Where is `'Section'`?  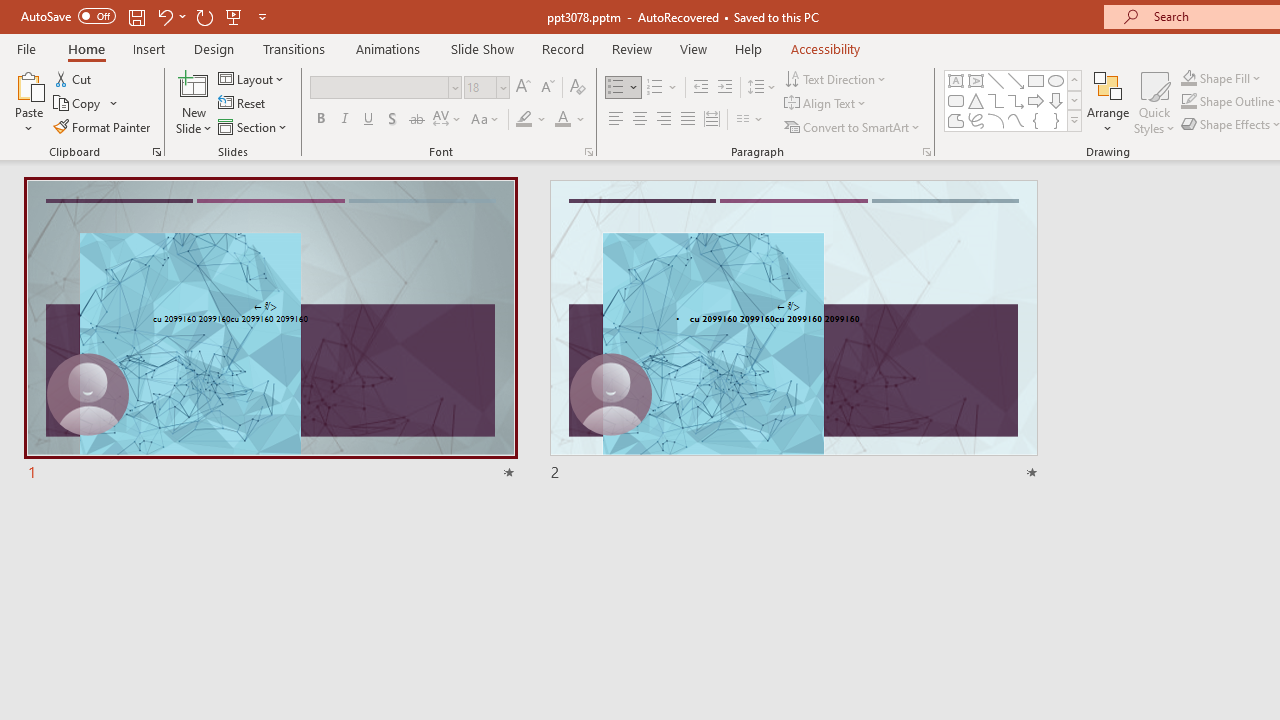 'Section' is located at coordinates (253, 127).